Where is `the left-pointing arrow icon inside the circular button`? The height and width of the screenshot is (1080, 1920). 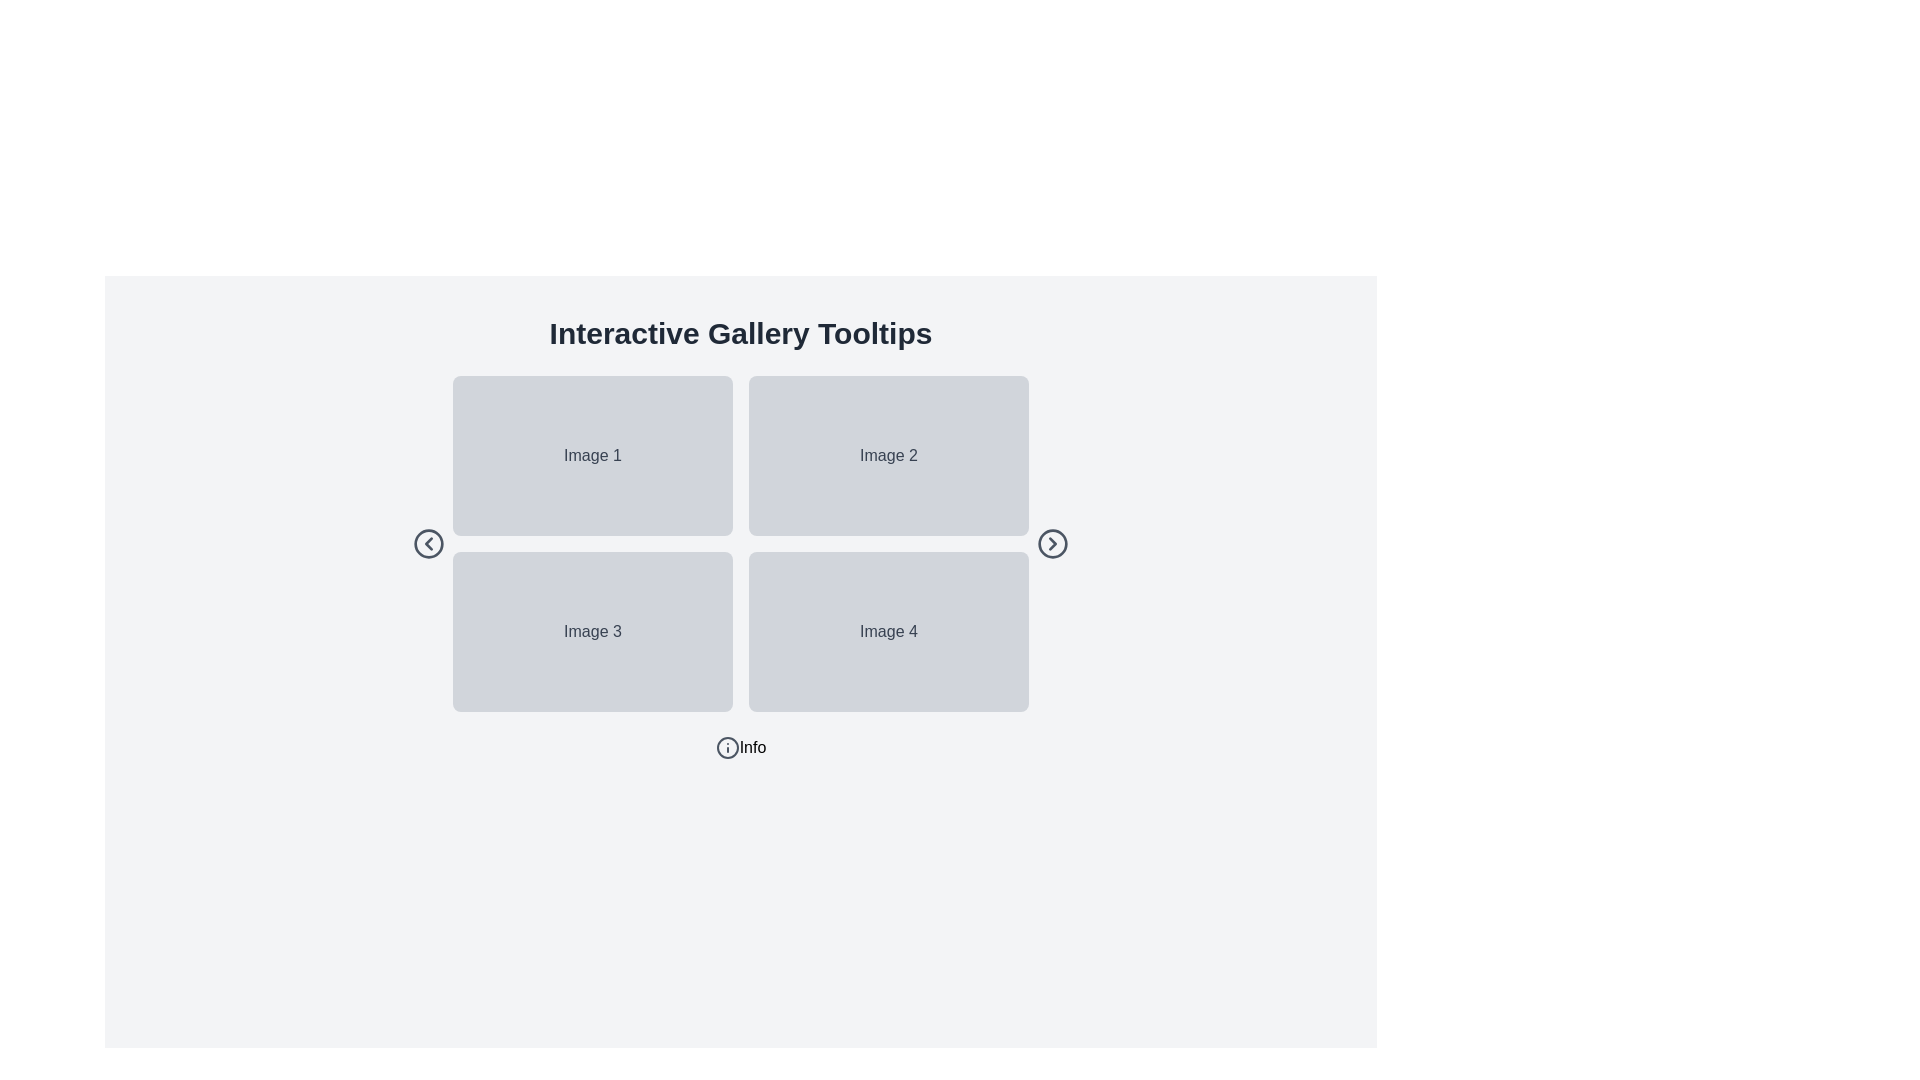
the left-pointing arrow icon inside the circular button is located at coordinates (427, 543).